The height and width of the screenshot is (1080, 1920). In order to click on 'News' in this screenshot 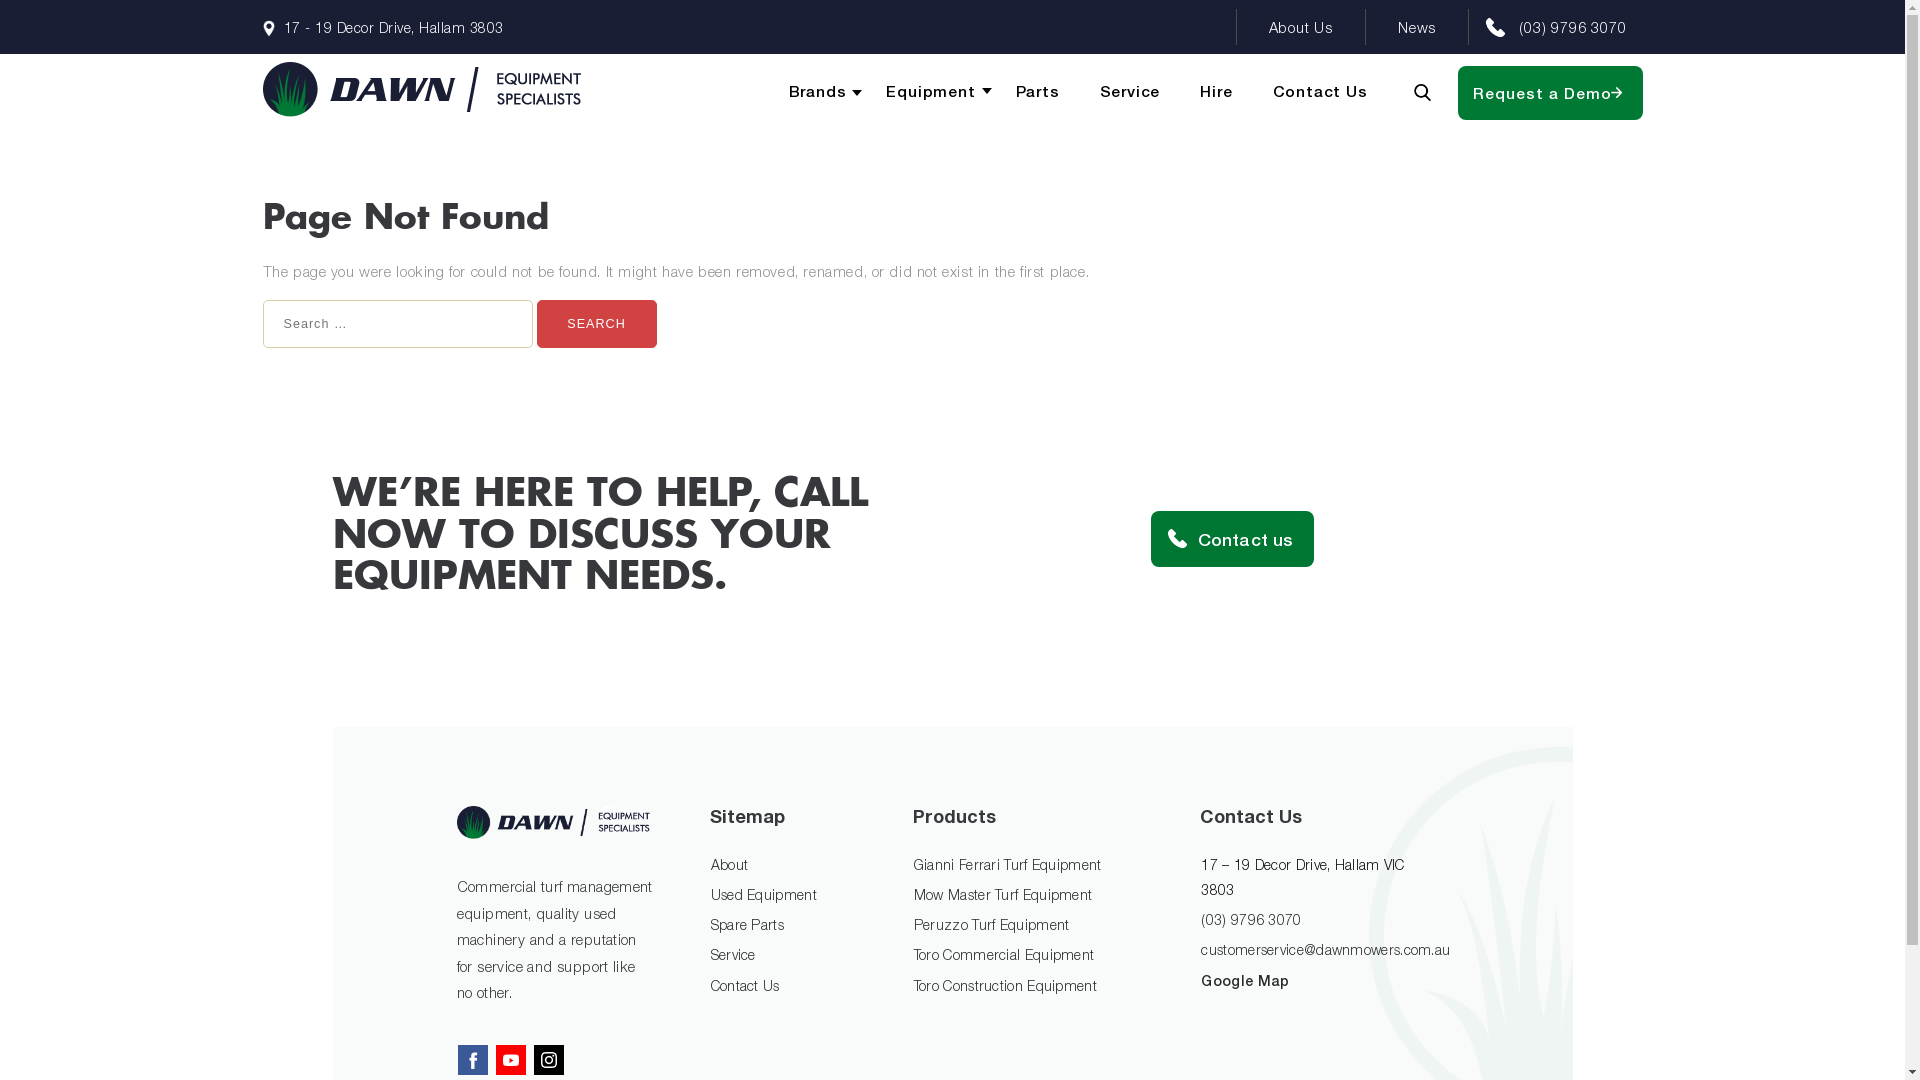, I will do `click(1396, 27)`.